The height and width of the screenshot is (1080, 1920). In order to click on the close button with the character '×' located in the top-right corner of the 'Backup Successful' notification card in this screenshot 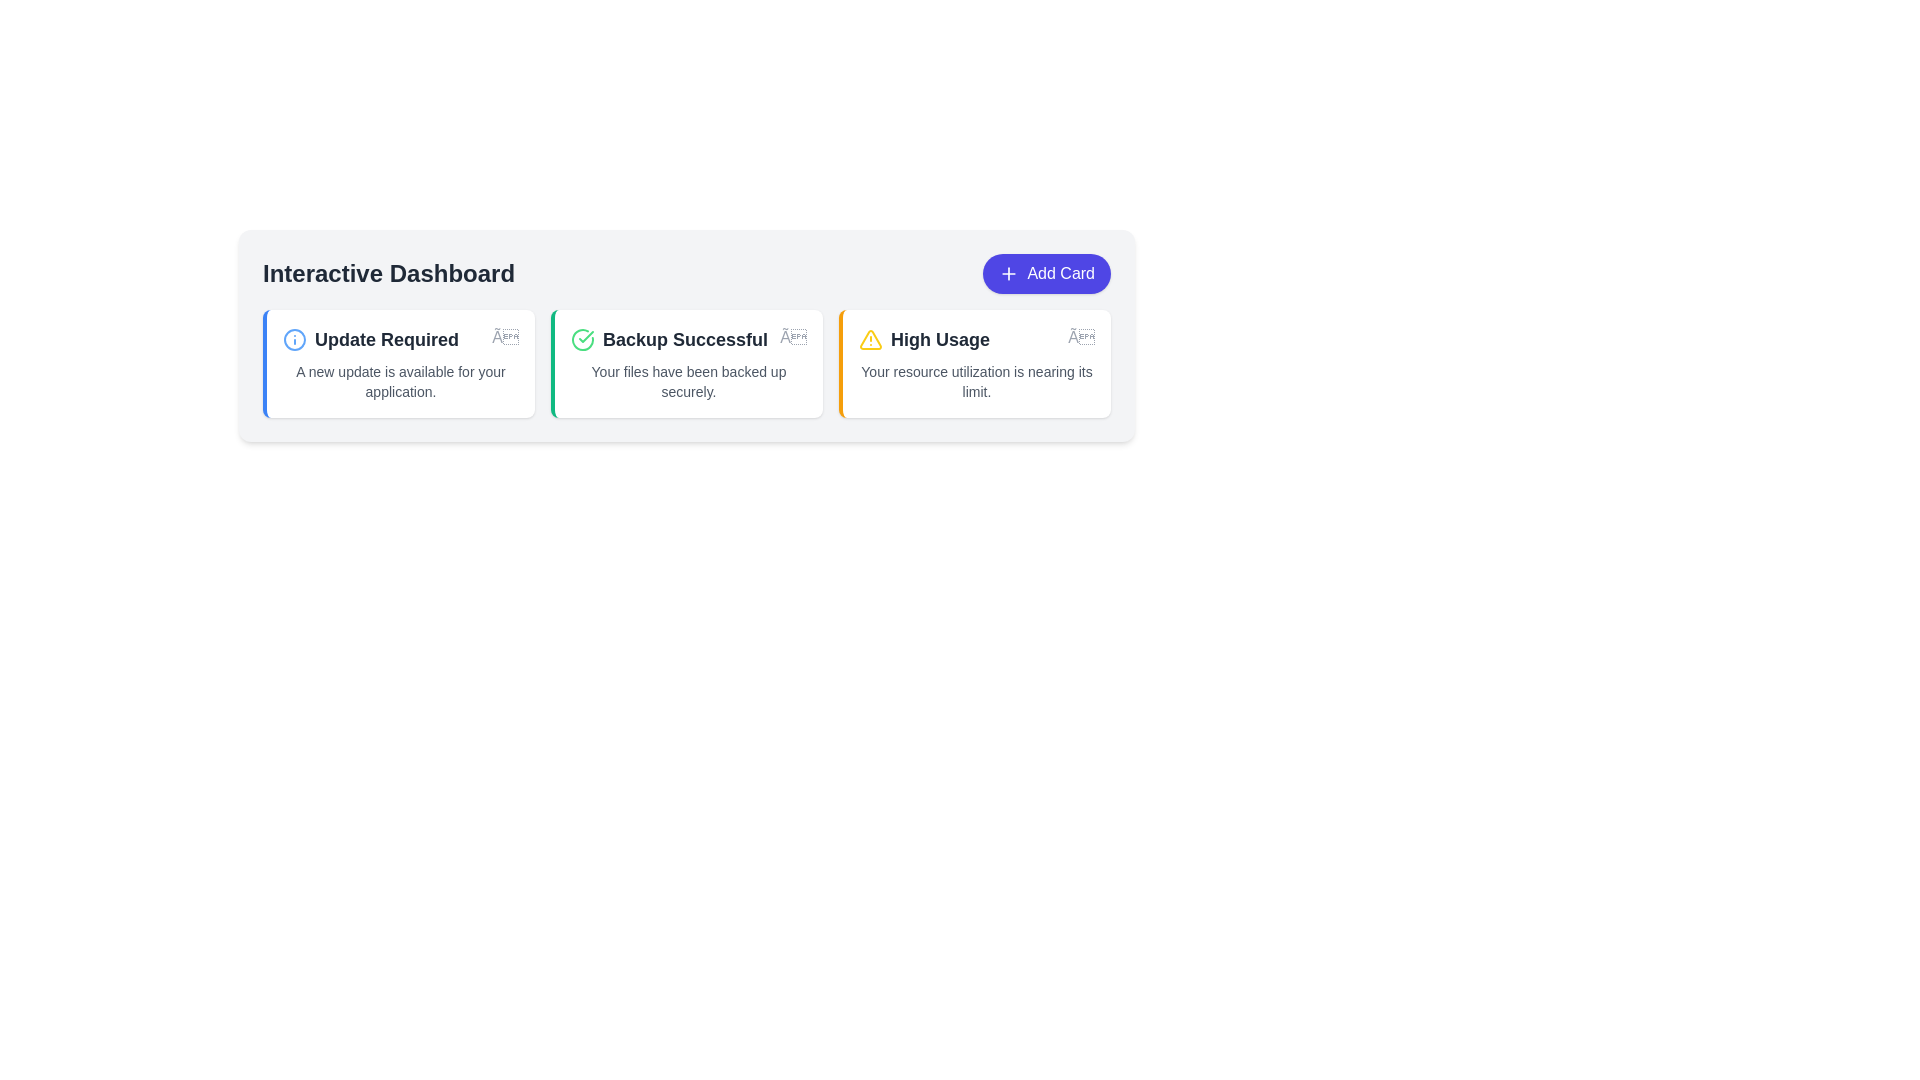, I will do `click(792, 337)`.